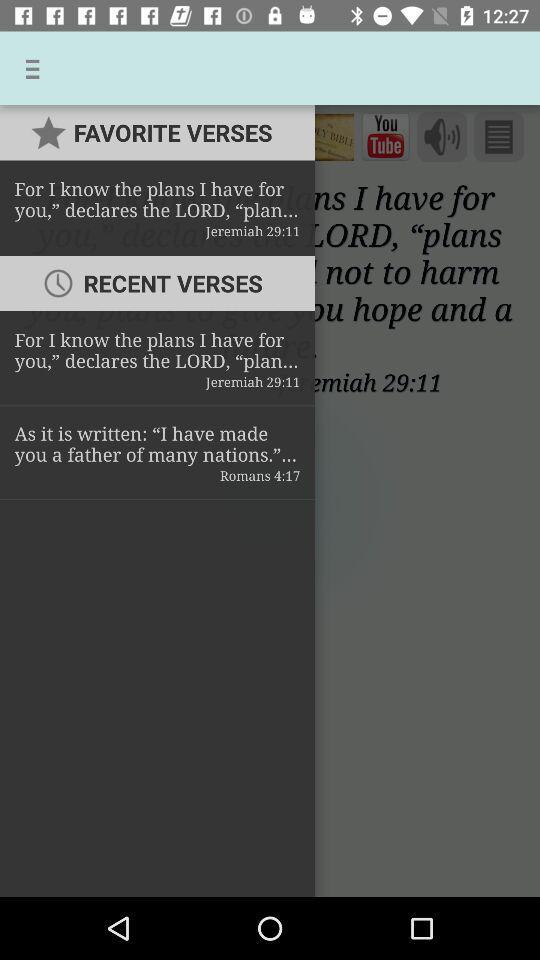  I want to click on the description icon, so click(497, 136).